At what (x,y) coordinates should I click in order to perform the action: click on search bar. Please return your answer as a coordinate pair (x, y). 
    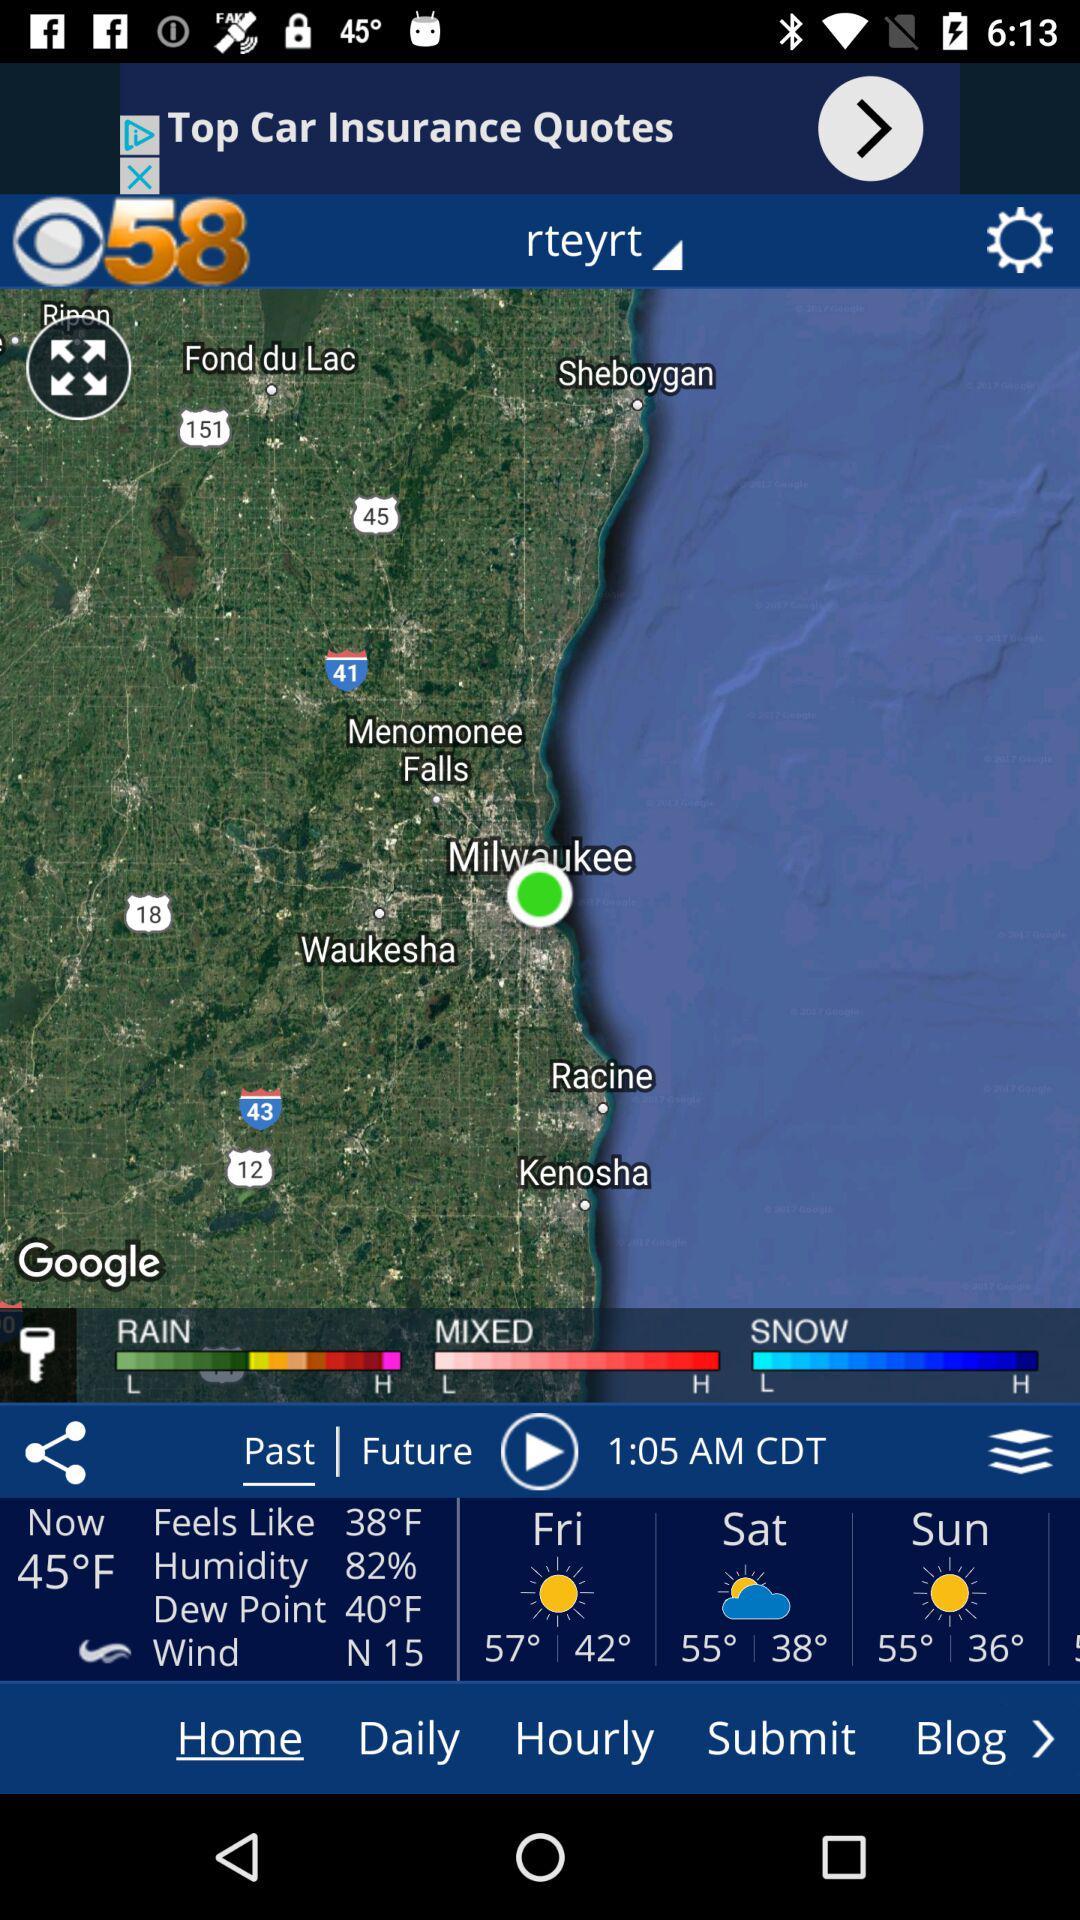
    Looking at the image, I should click on (540, 127).